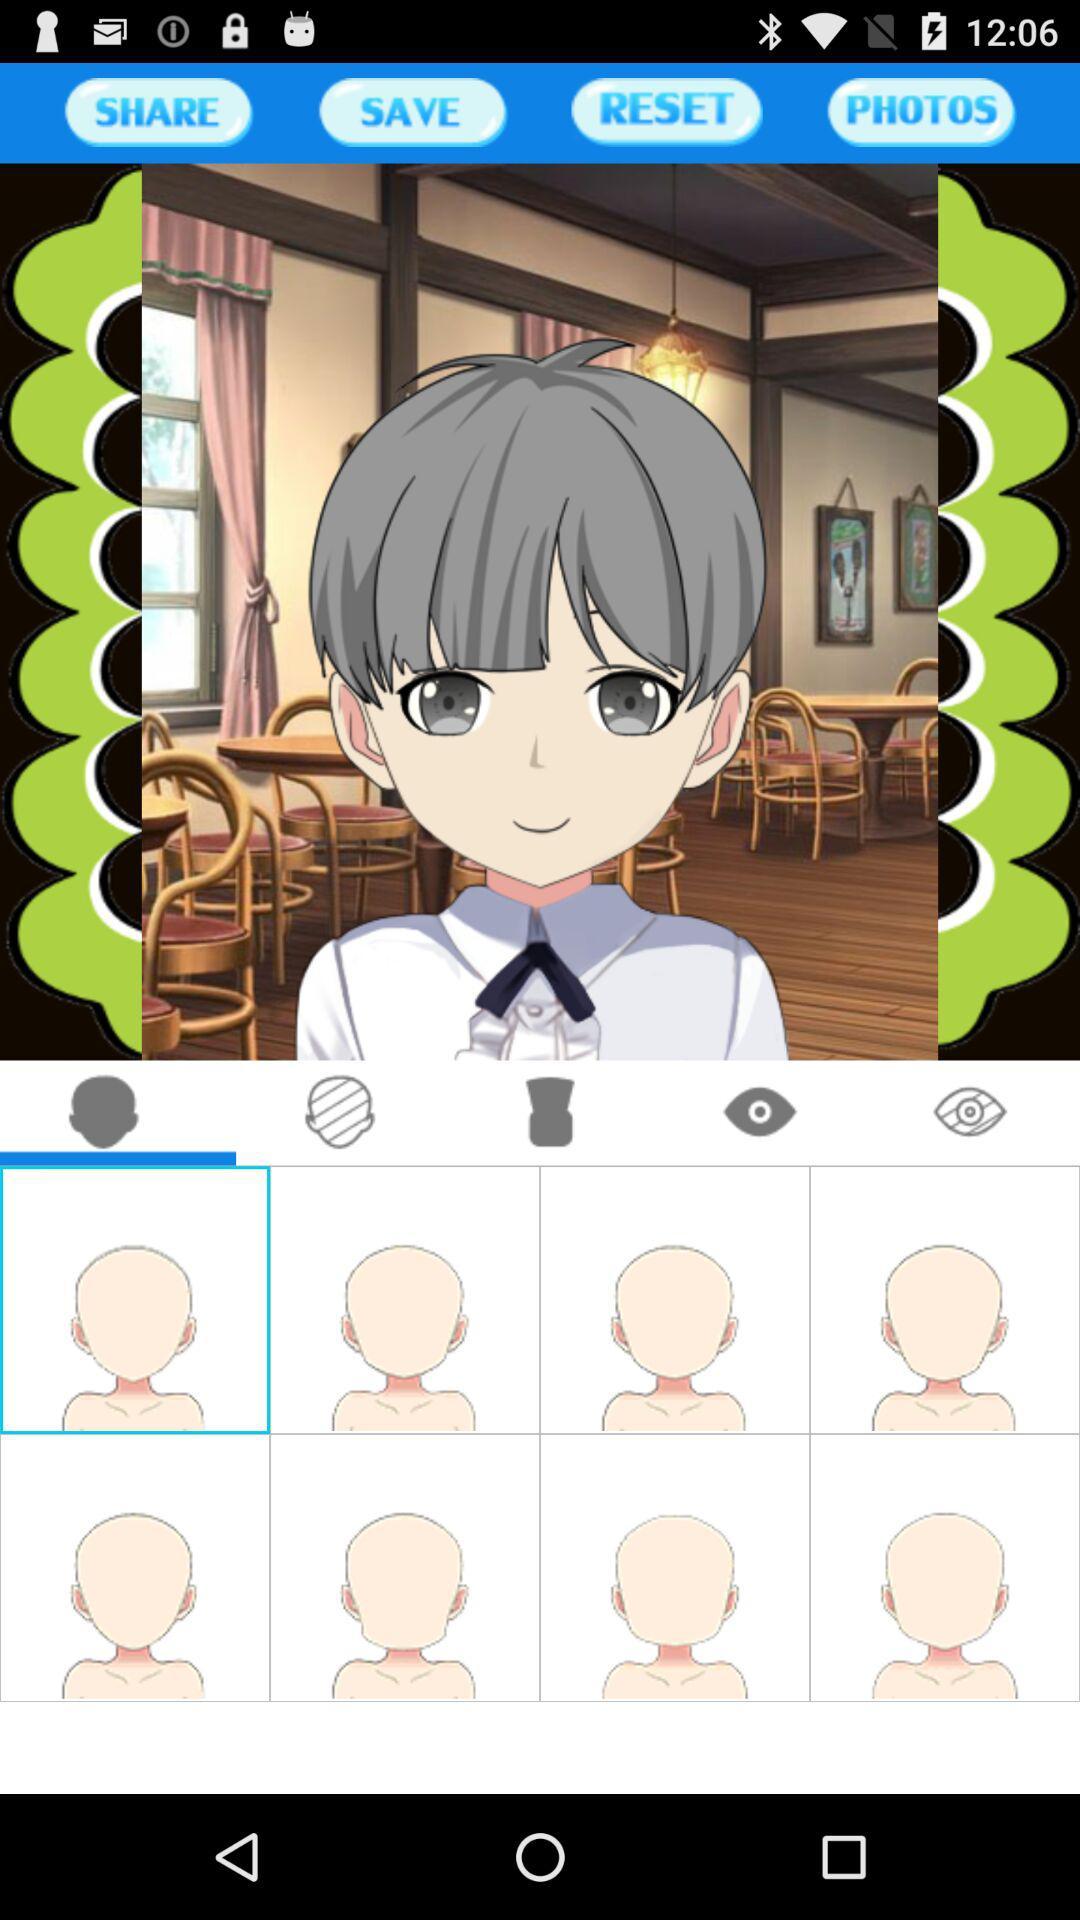 The image size is (1080, 1920). I want to click on modify eyes, so click(761, 1112).